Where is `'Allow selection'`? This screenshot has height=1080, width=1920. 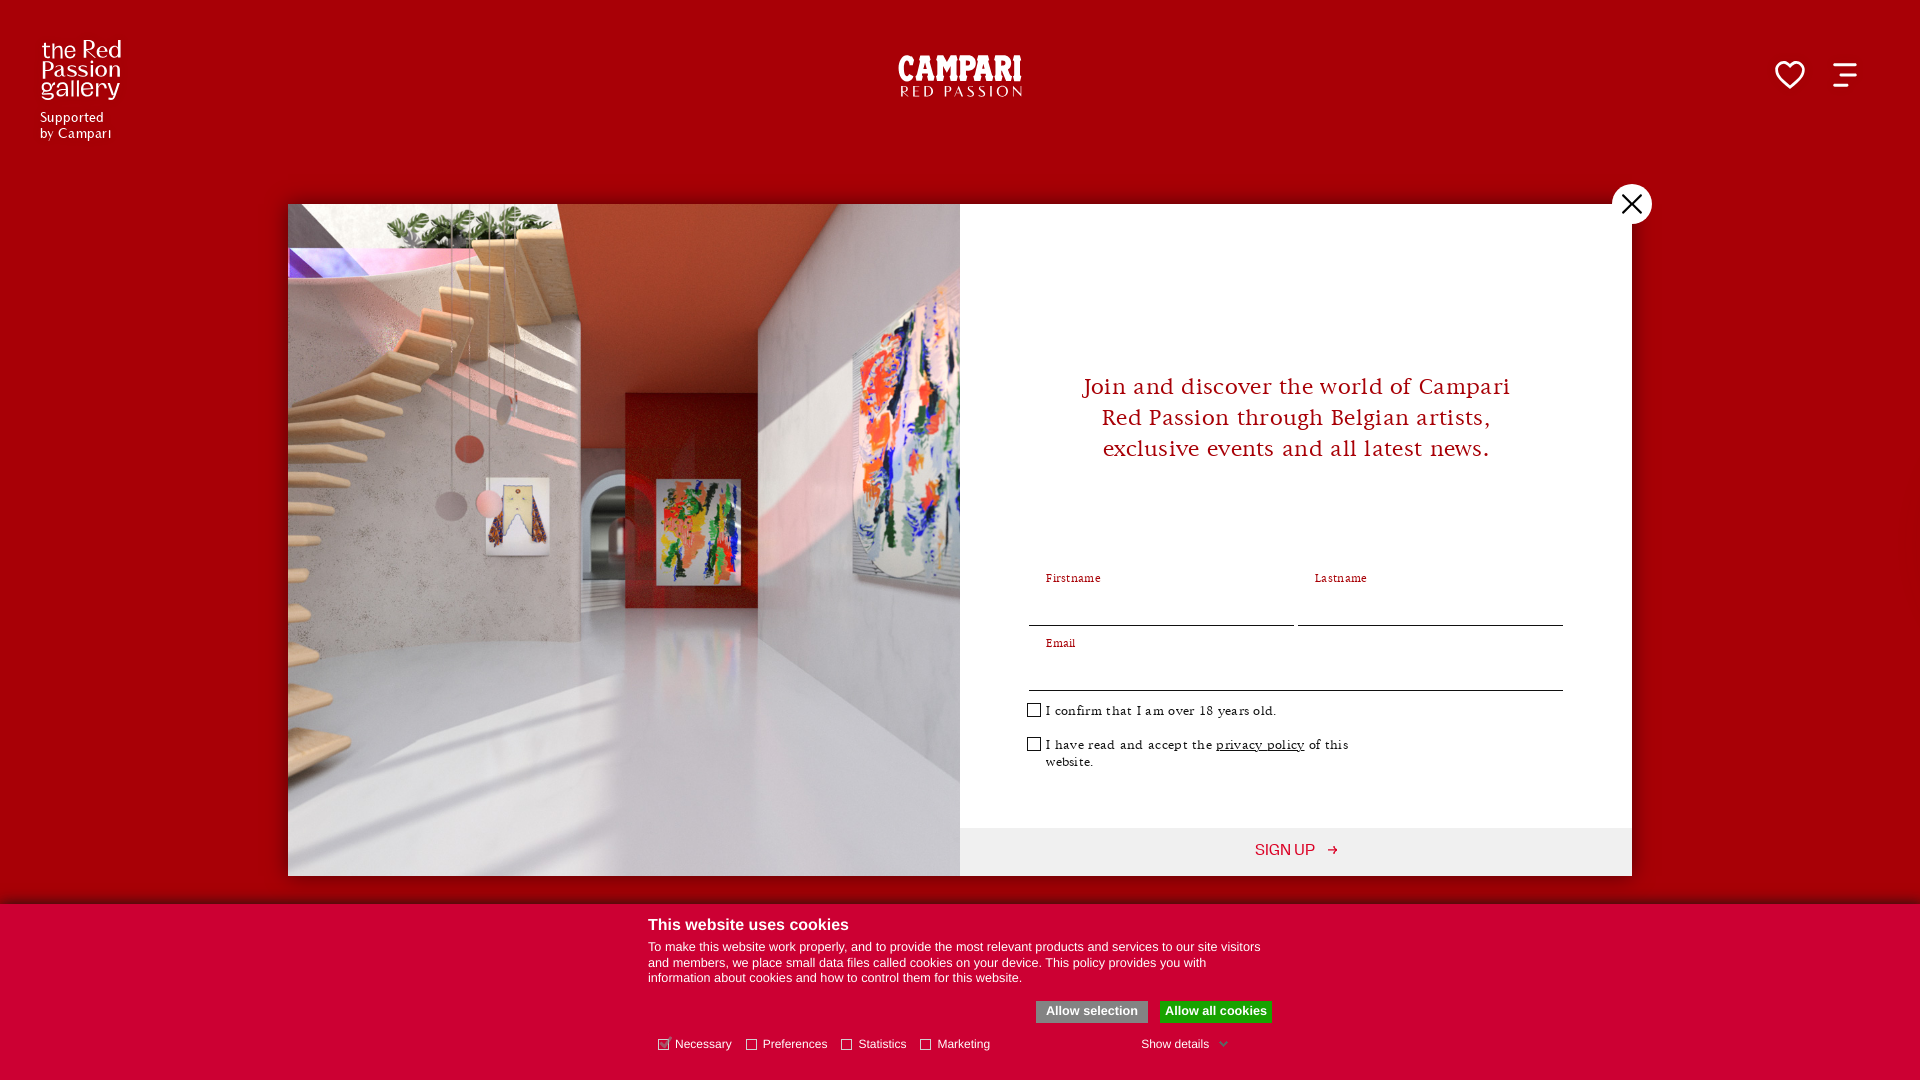
'Allow selection' is located at coordinates (1090, 1011).